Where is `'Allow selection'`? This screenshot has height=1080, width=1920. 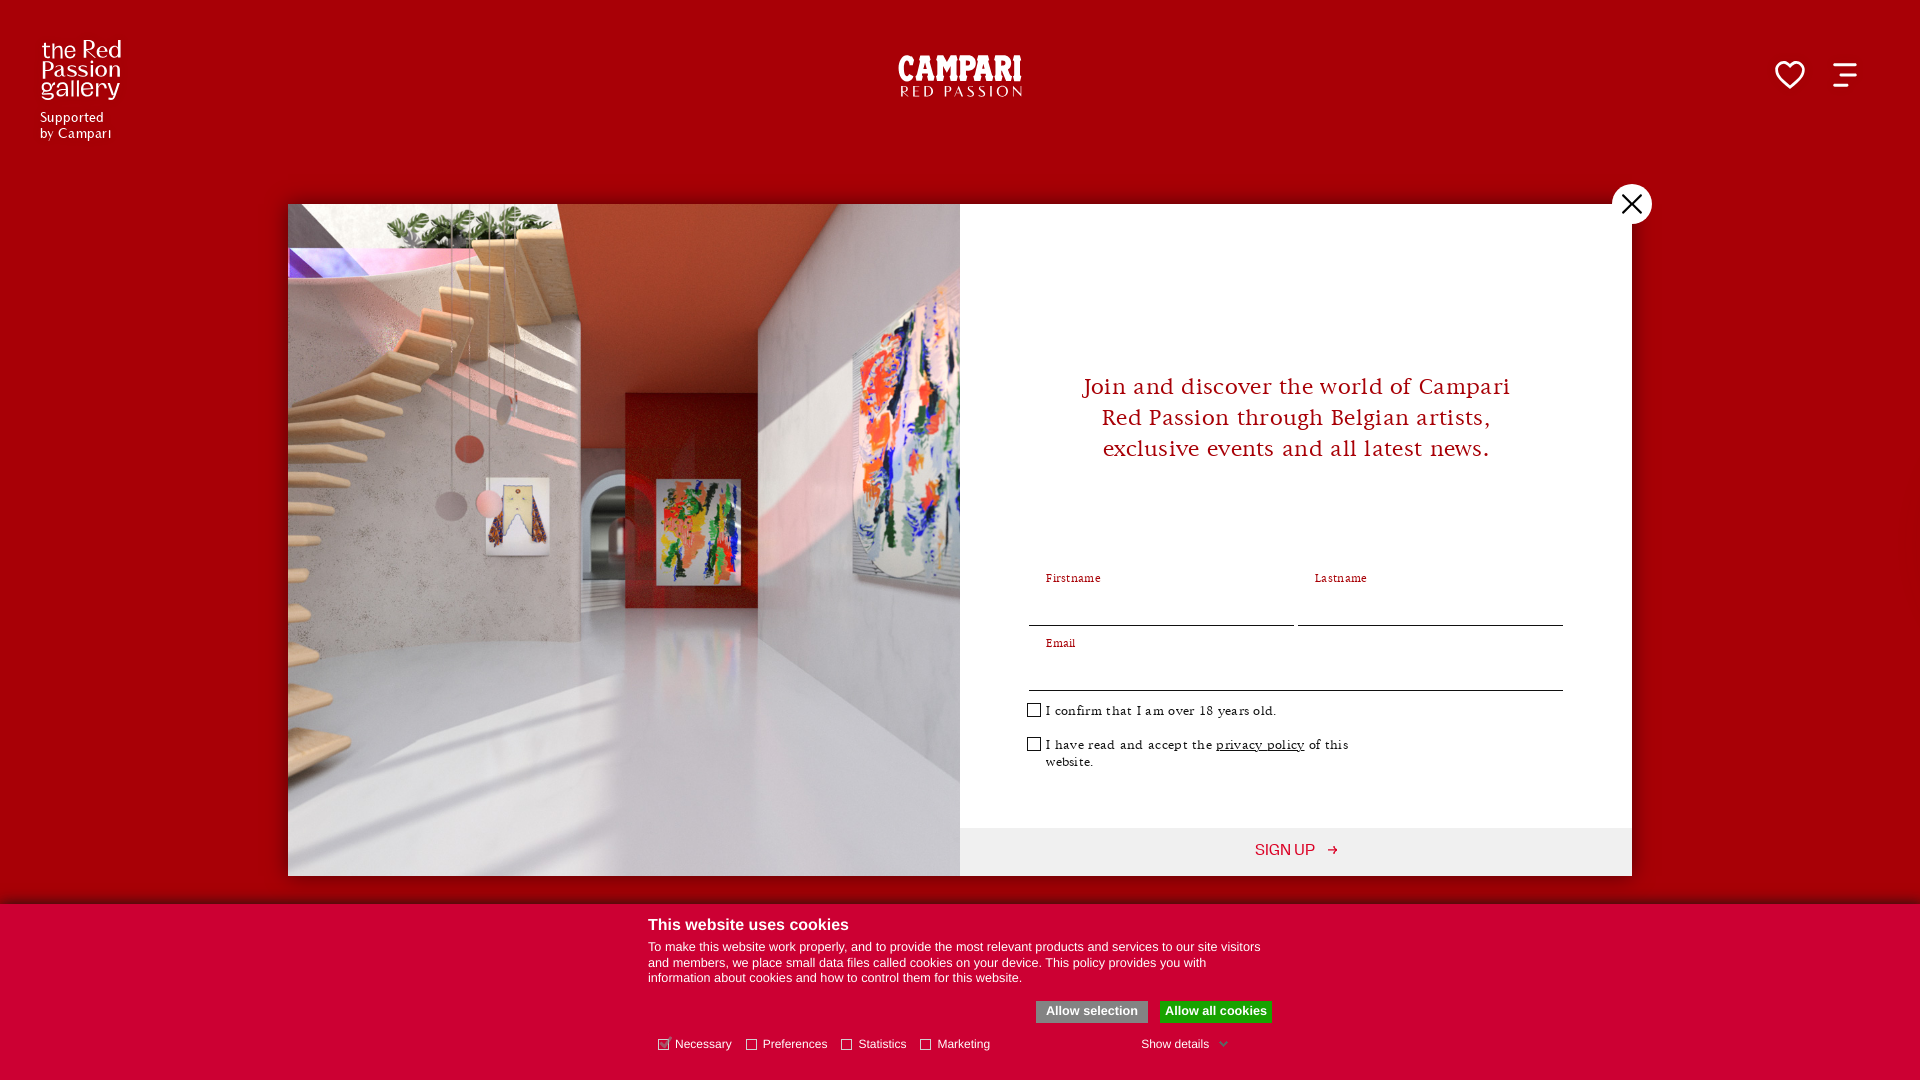
'Allow selection' is located at coordinates (1090, 1011).